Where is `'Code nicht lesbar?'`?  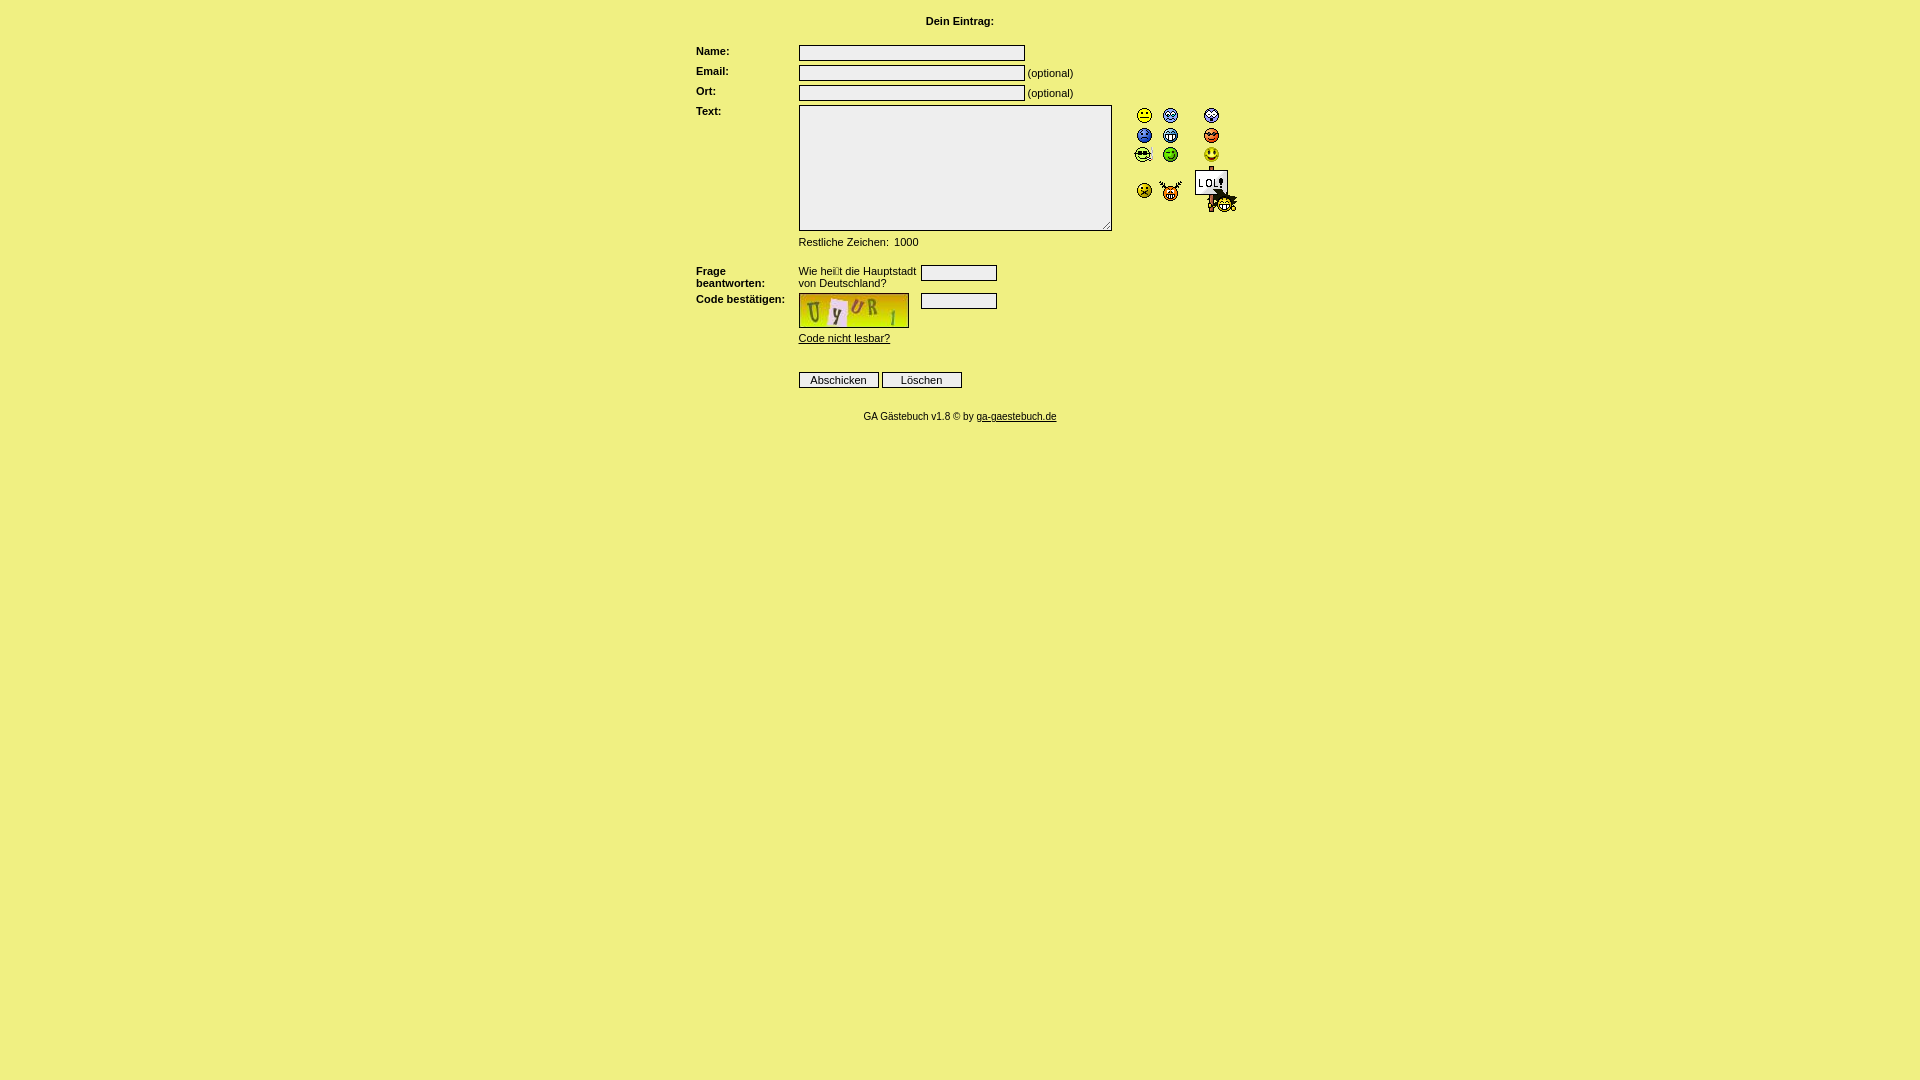
'Code nicht lesbar?' is located at coordinates (844, 337).